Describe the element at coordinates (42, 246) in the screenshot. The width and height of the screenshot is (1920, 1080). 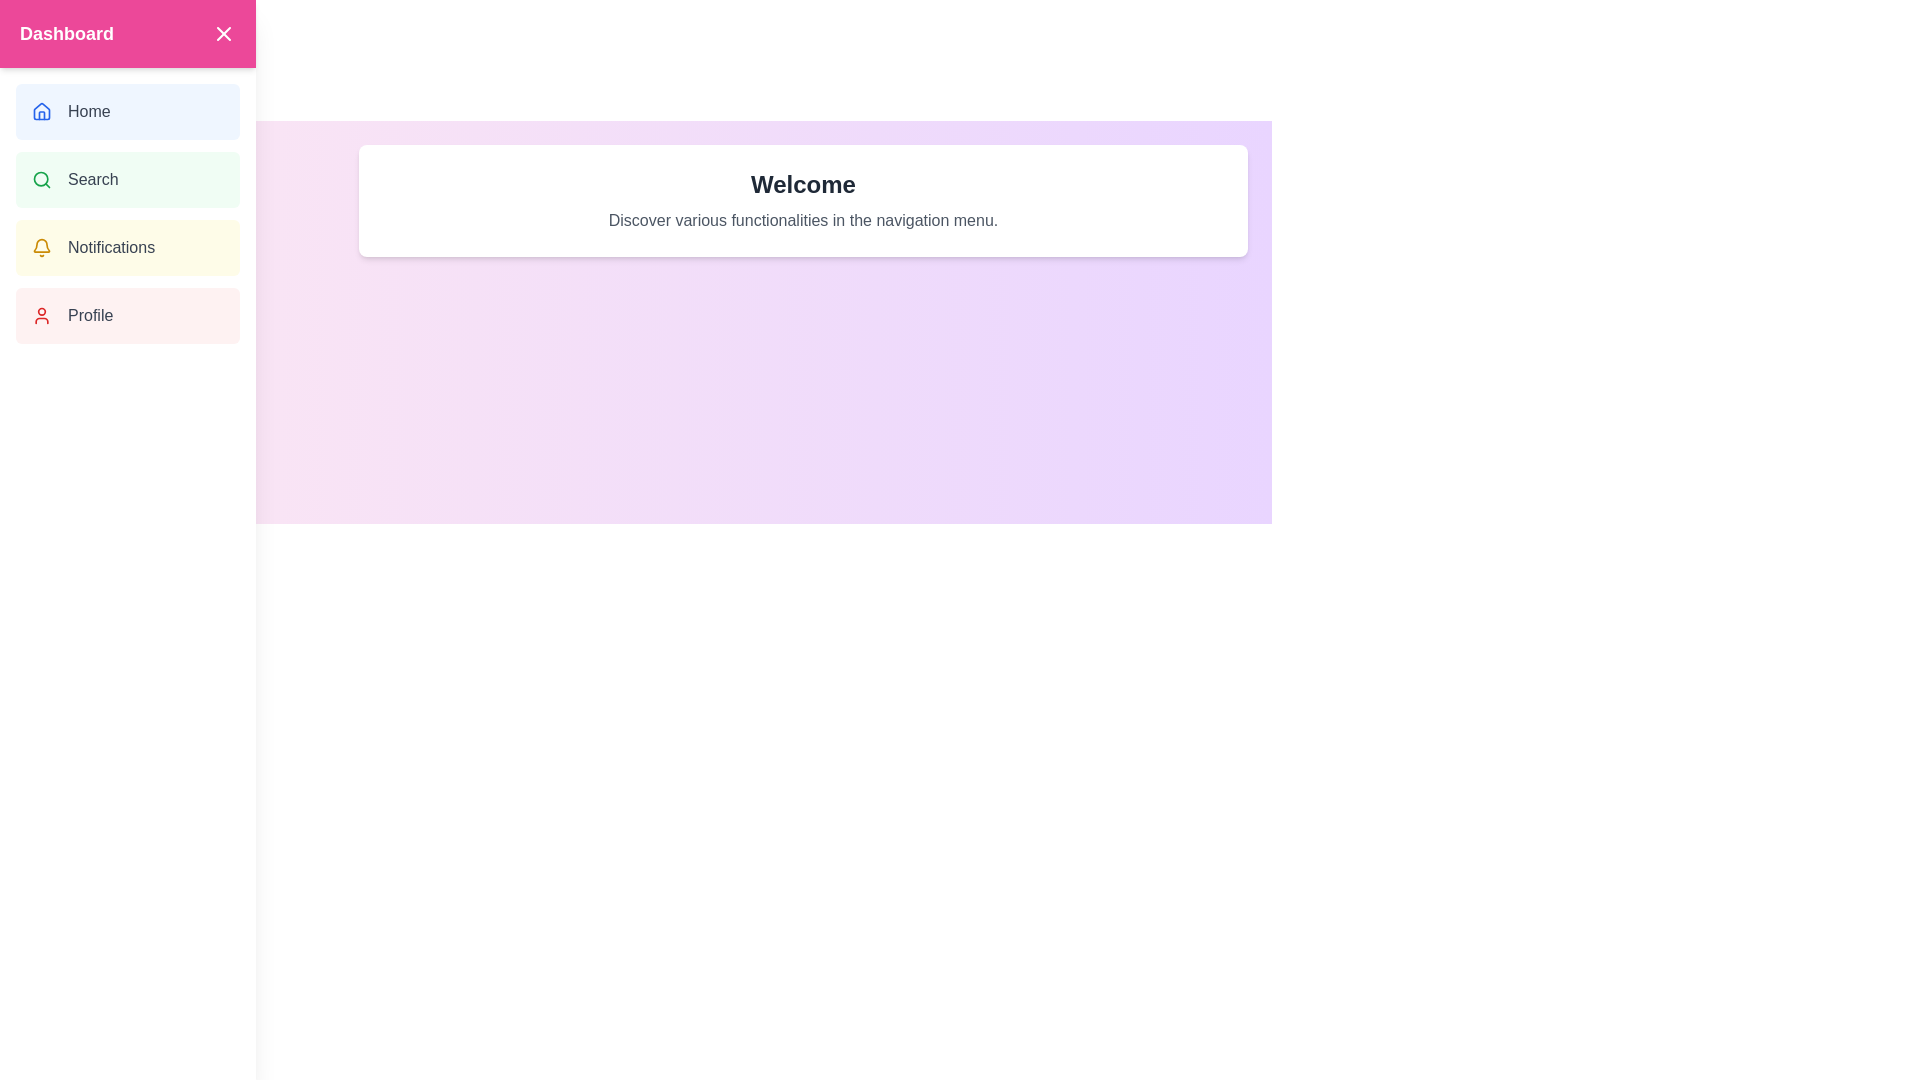
I see `the yellow outlined bell icon representing notifications, located in the vertical navigation menu on the left side of the interface, to interact with it` at that location.